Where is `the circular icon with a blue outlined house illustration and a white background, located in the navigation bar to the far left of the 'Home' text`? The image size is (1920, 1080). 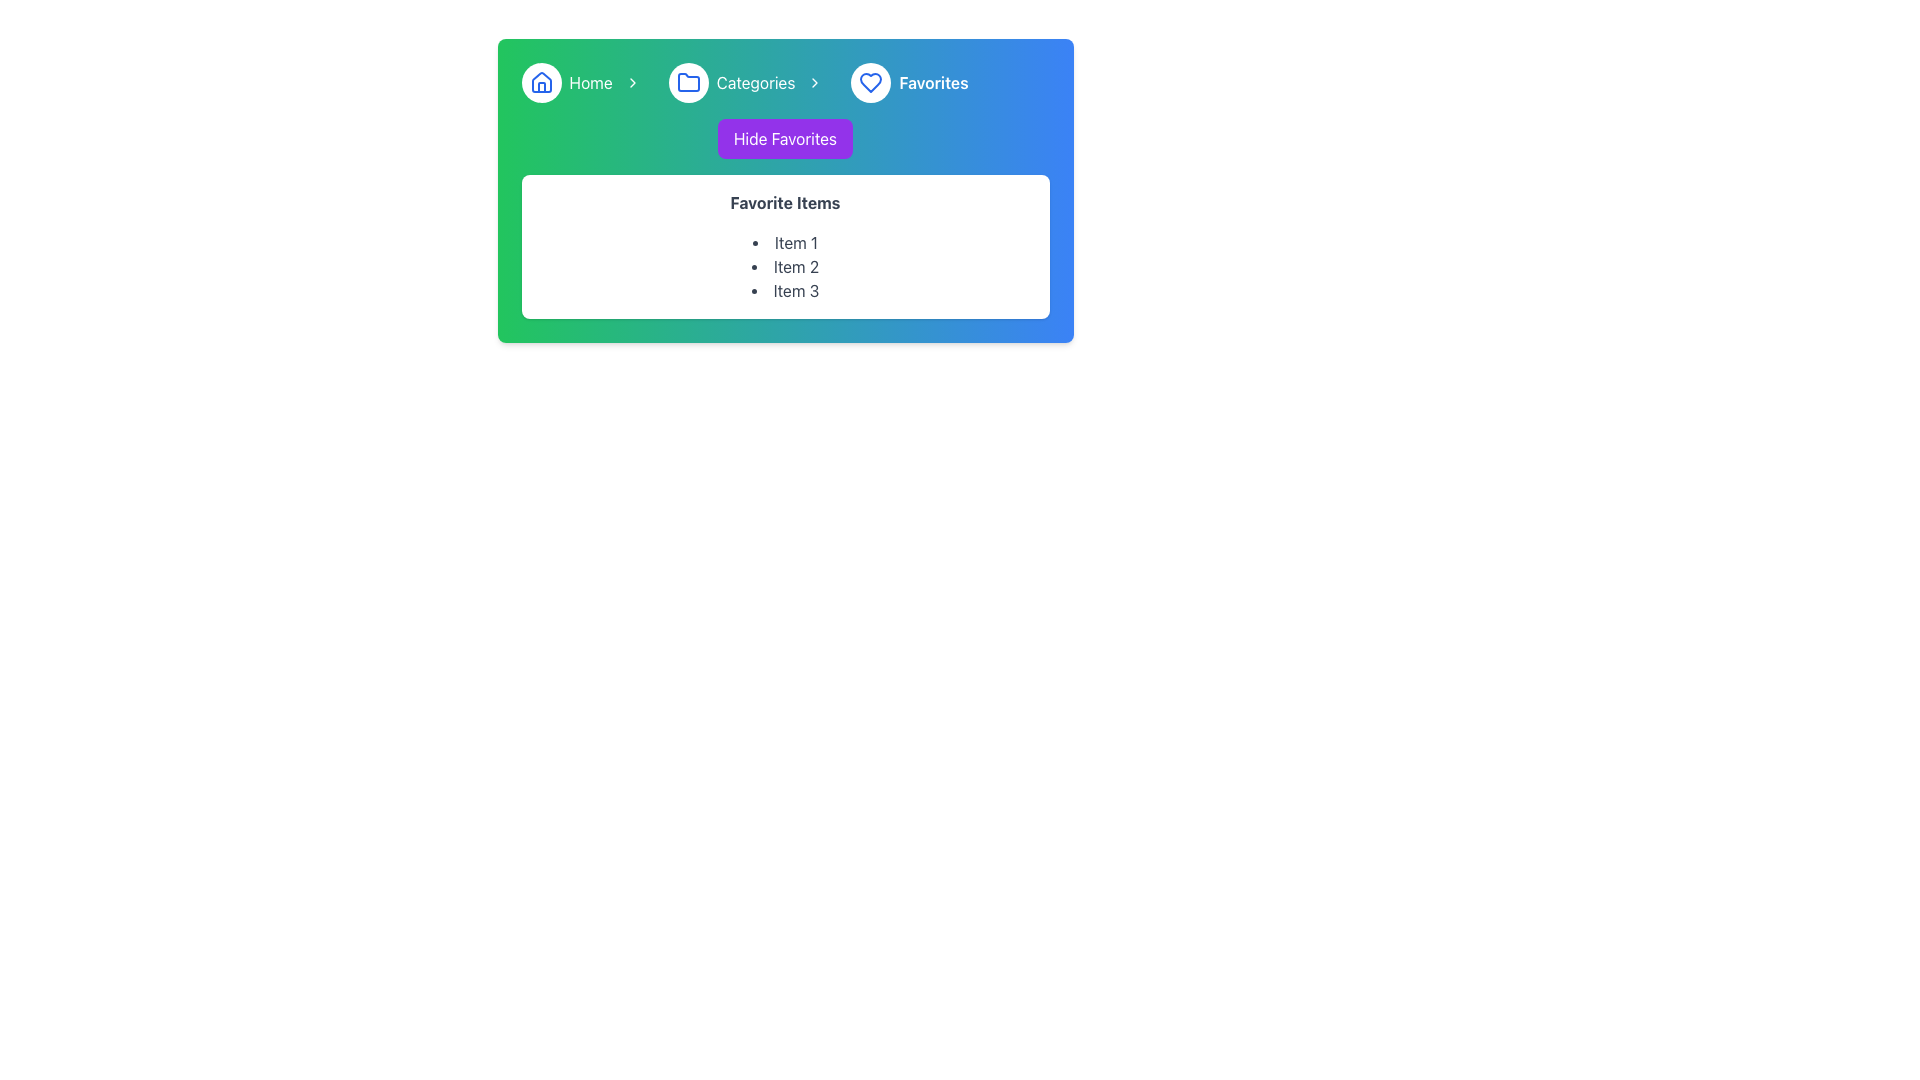
the circular icon with a blue outlined house illustration and a white background, located in the navigation bar to the far left of the 'Home' text is located at coordinates (541, 82).